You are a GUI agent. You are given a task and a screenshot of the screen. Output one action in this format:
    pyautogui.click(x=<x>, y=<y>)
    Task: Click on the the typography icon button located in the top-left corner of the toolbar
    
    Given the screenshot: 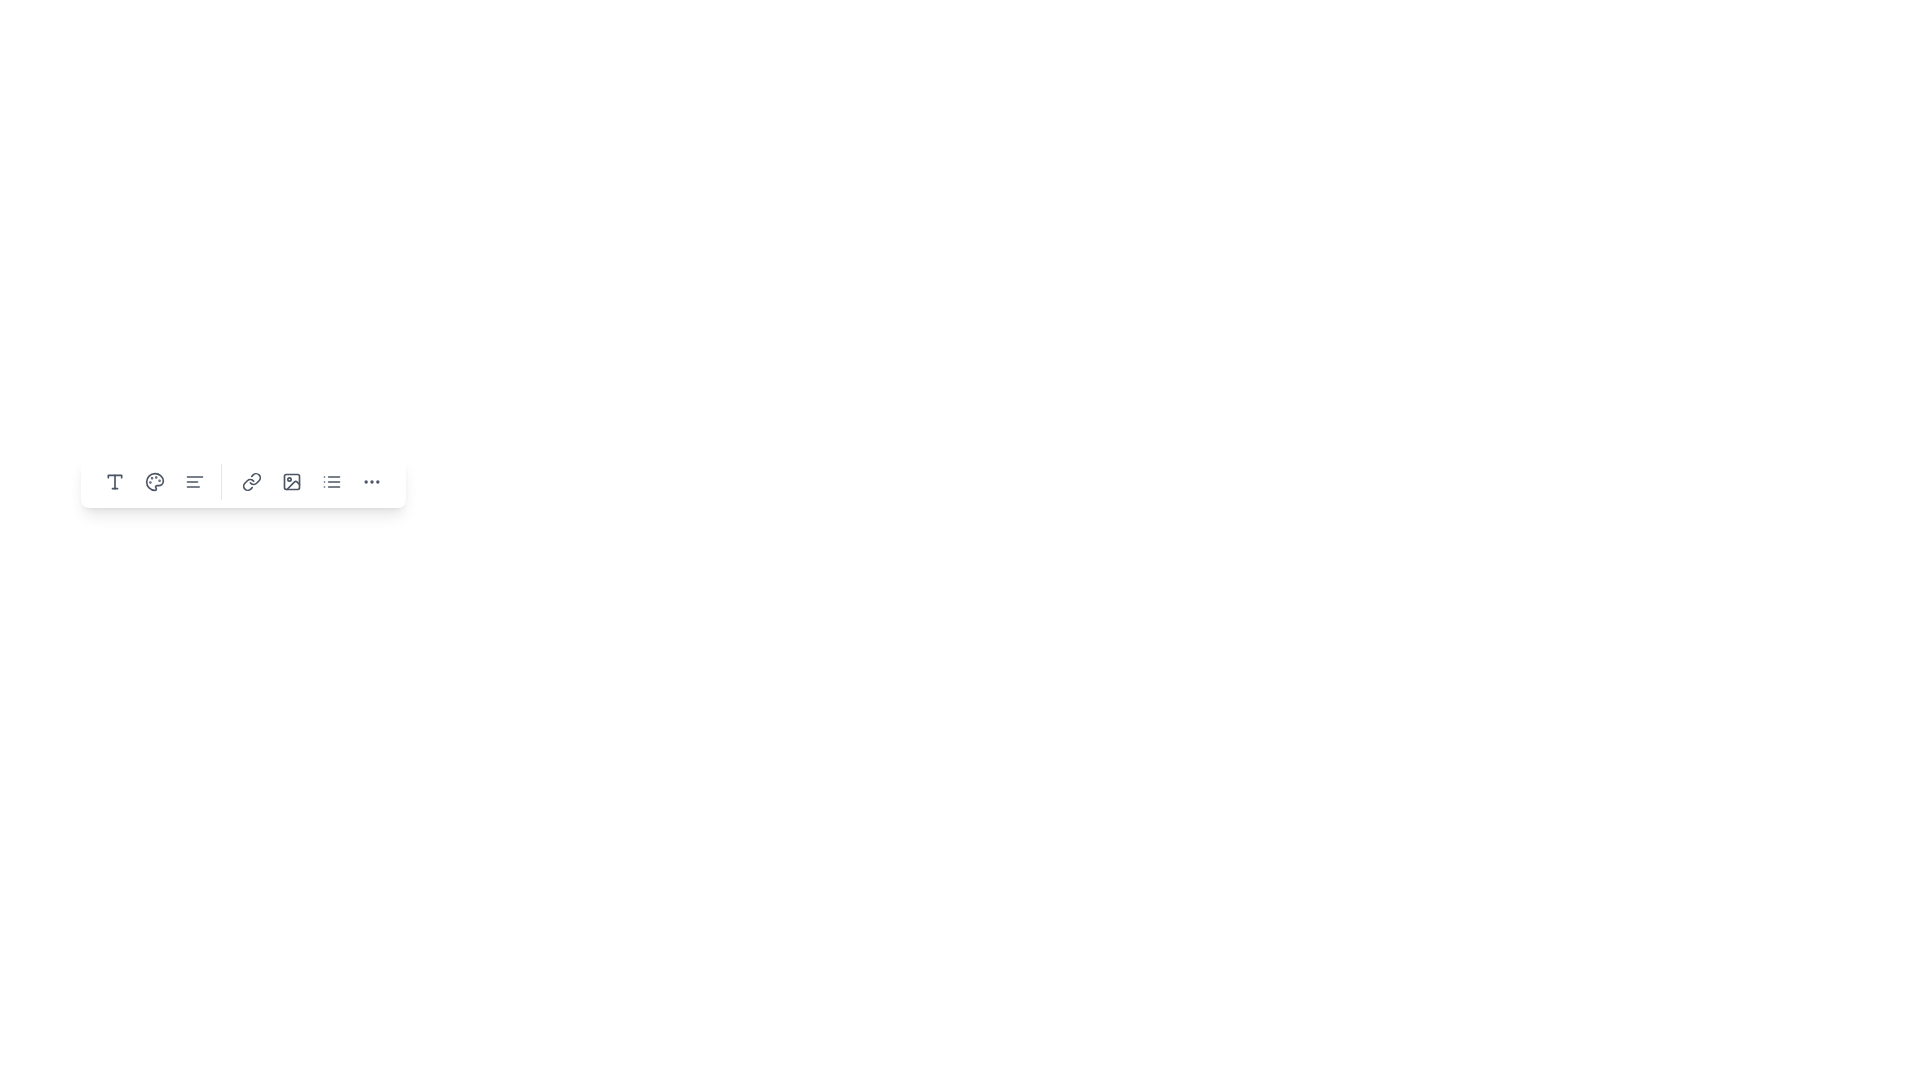 What is the action you would take?
    pyautogui.click(x=114, y=482)
    